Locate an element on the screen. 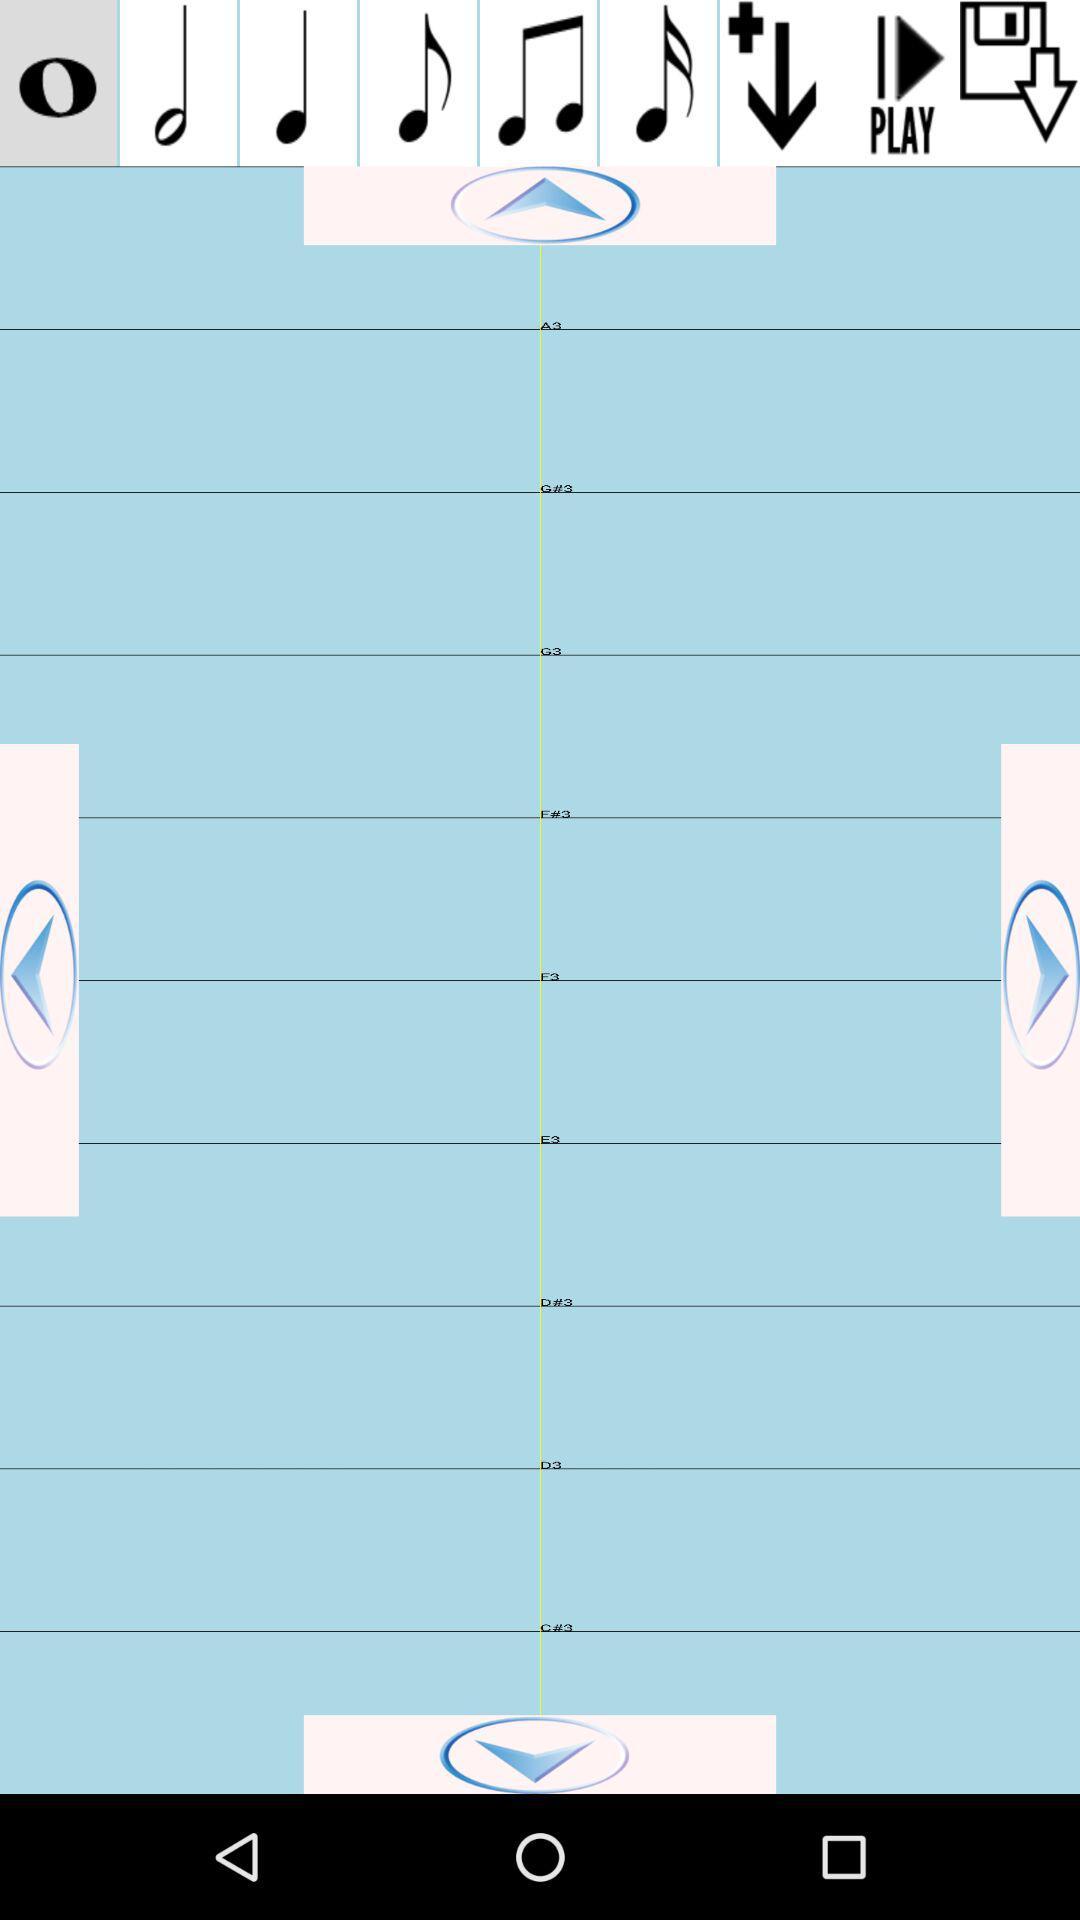 Image resolution: width=1080 pixels, height=1920 pixels. input quarter note is located at coordinates (298, 82).